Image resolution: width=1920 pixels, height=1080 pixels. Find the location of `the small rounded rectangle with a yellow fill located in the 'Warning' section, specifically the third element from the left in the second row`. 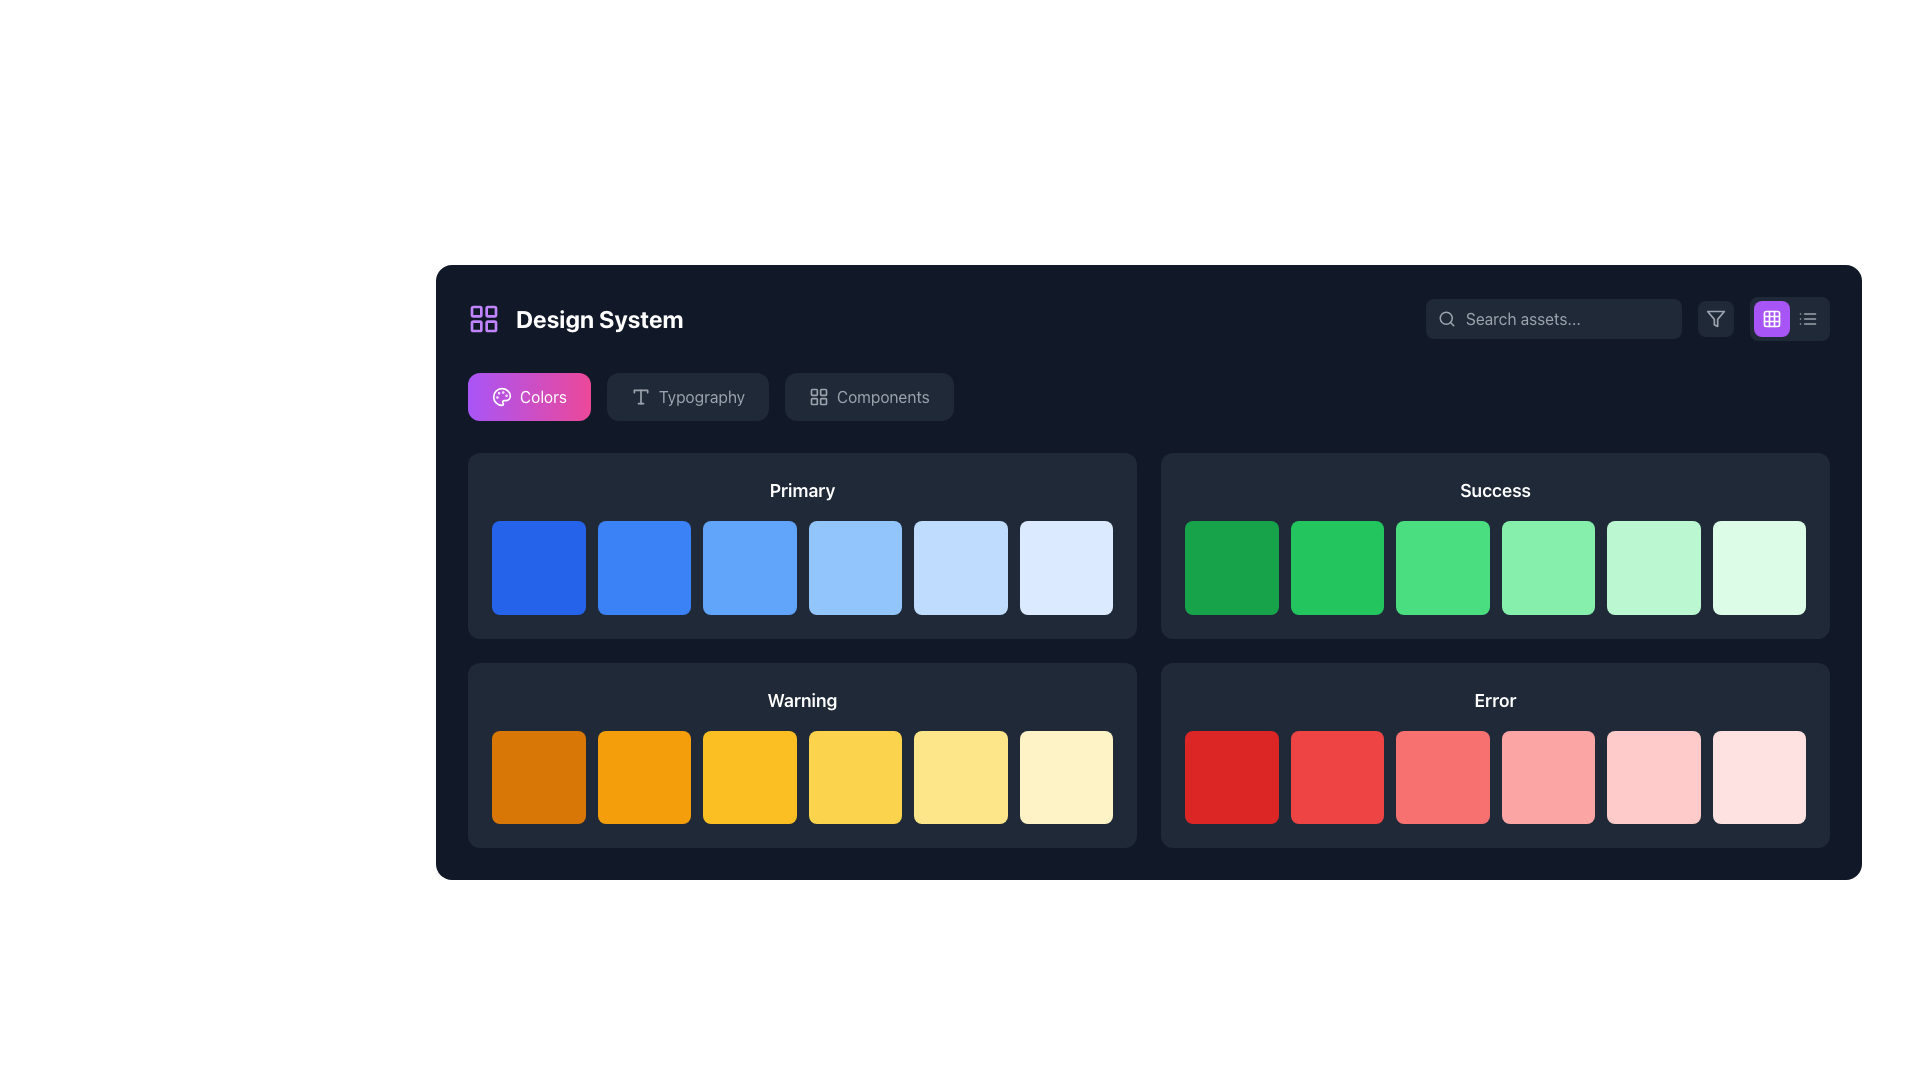

the small rounded rectangle with a yellow fill located in the 'Warning' section, specifically the third element from the left in the second row is located at coordinates (751, 778).